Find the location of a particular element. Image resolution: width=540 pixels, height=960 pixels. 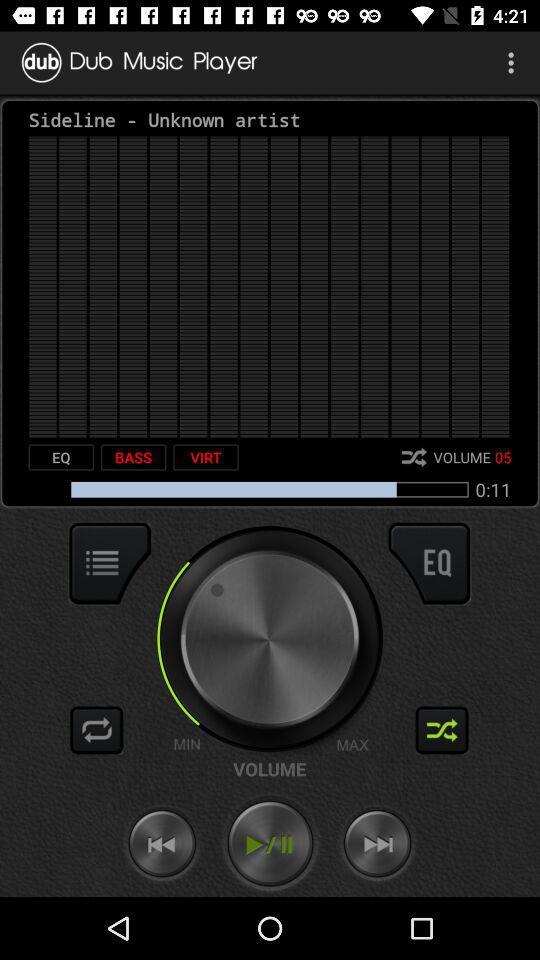

shuffle option is located at coordinates (442, 729).